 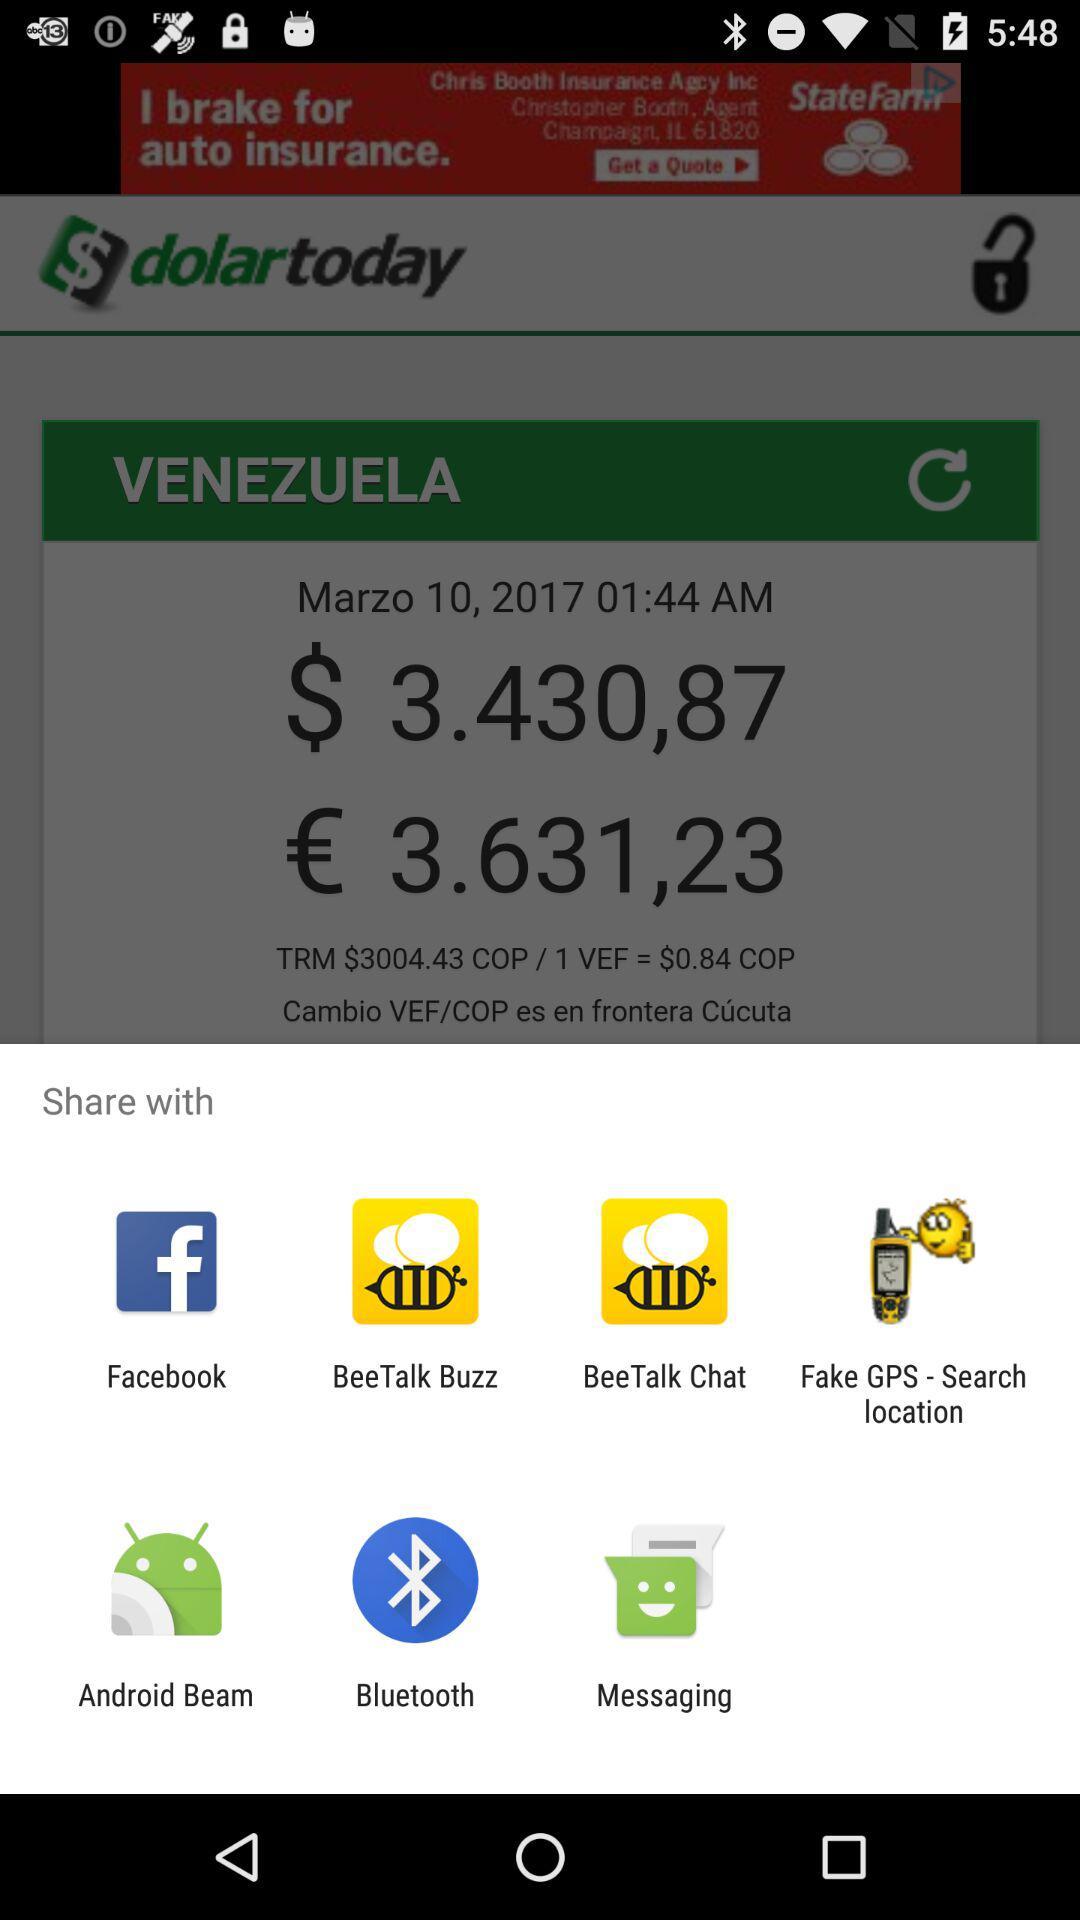 What do you see at coordinates (664, 1392) in the screenshot?
I see `beetalk chat` at bounding box center [664, 1392].